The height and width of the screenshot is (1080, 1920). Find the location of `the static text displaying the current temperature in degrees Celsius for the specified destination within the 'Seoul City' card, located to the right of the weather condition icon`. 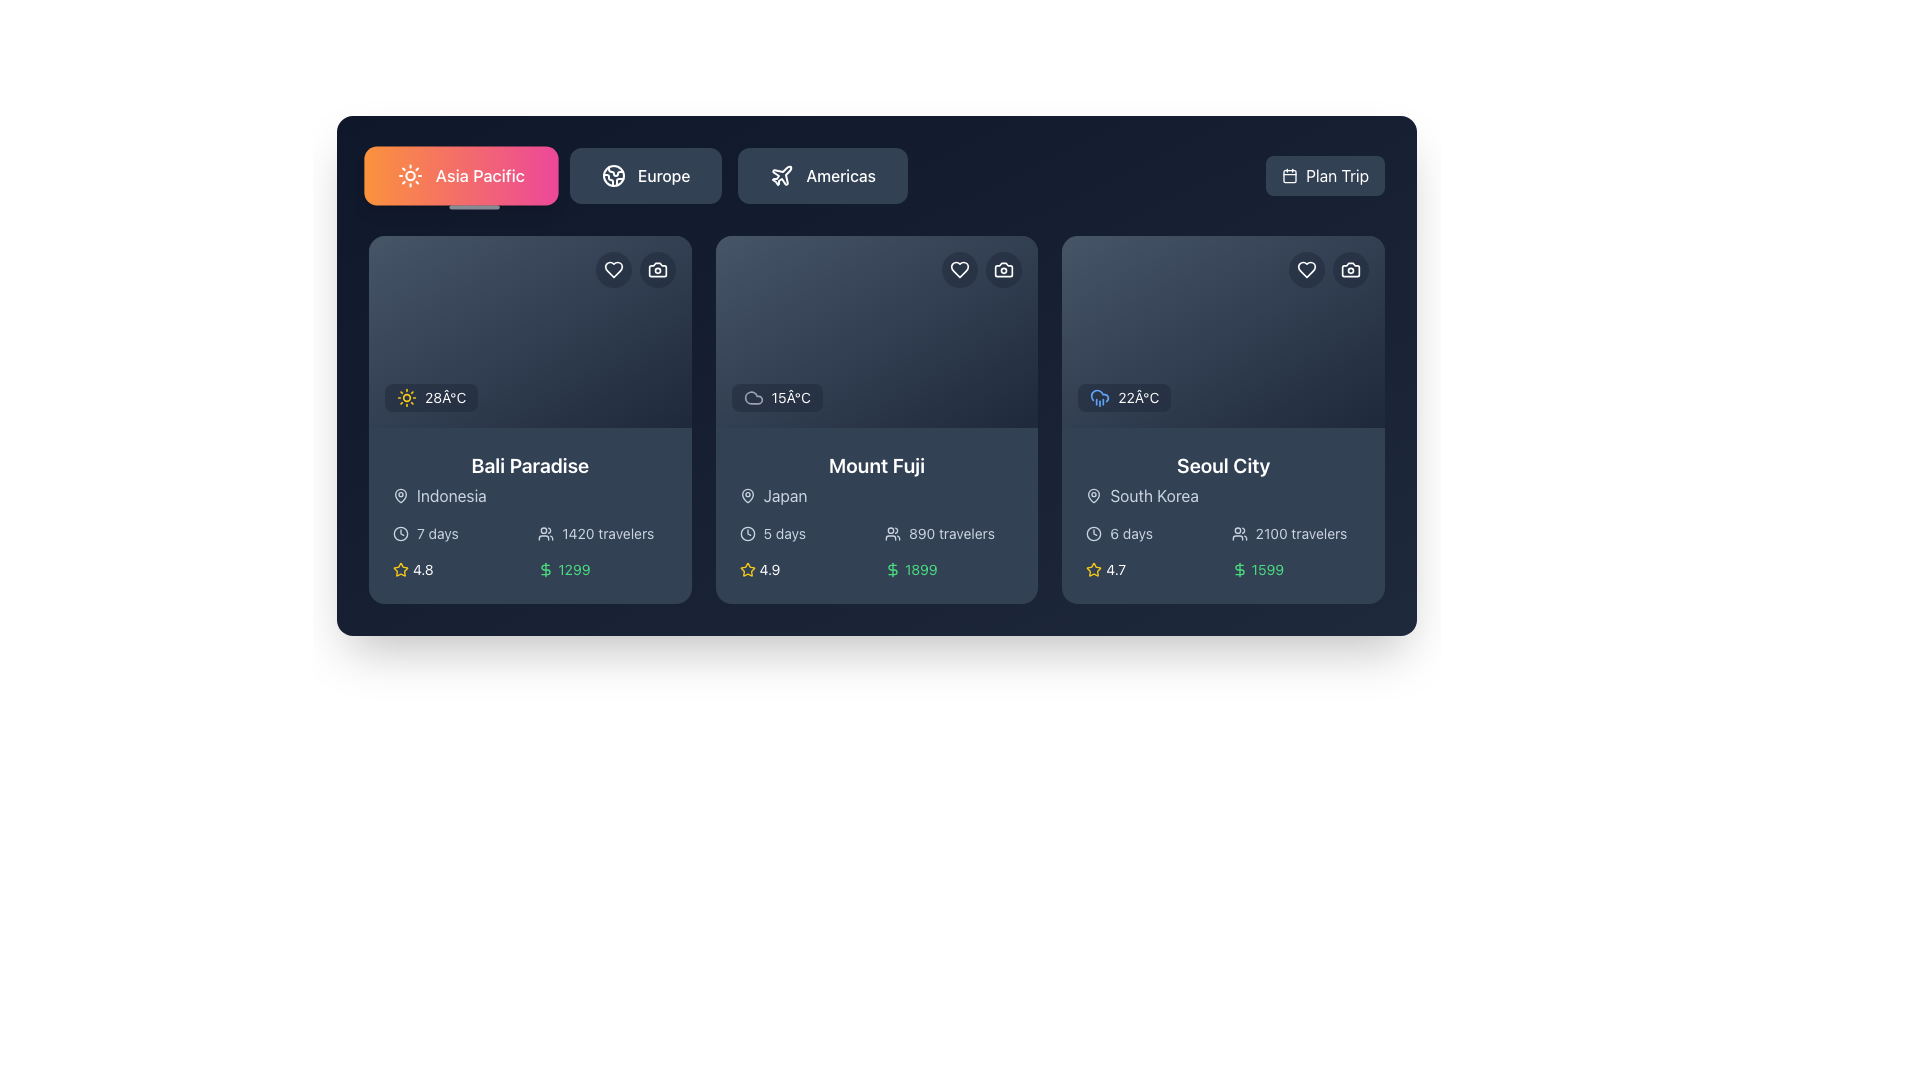

the static text displaying the current temperature in degrees Celsius for the specified destination within the 'Seoul City' card, located to the right of the weather condition icon is located at coordinates (1138, 397).